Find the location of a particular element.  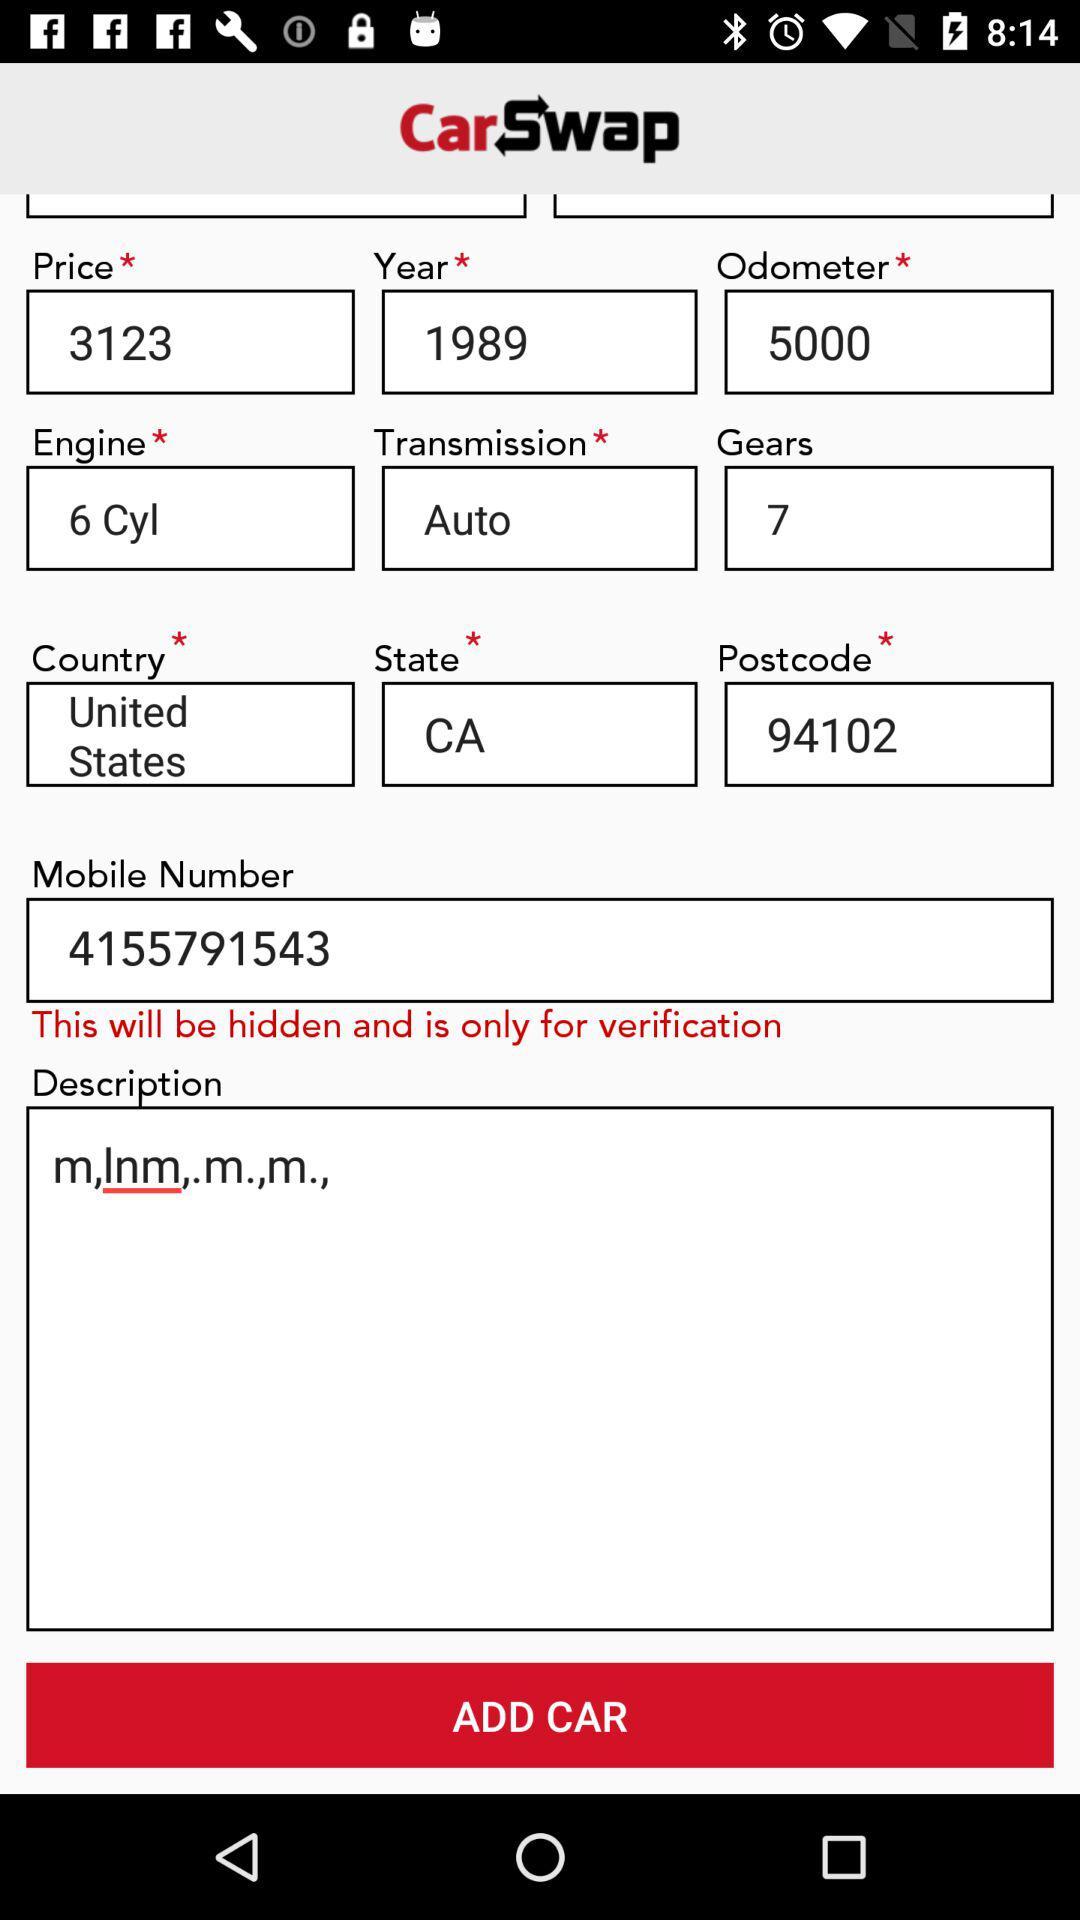

item next to the 6451645 item is located at coordinates (276, 206).